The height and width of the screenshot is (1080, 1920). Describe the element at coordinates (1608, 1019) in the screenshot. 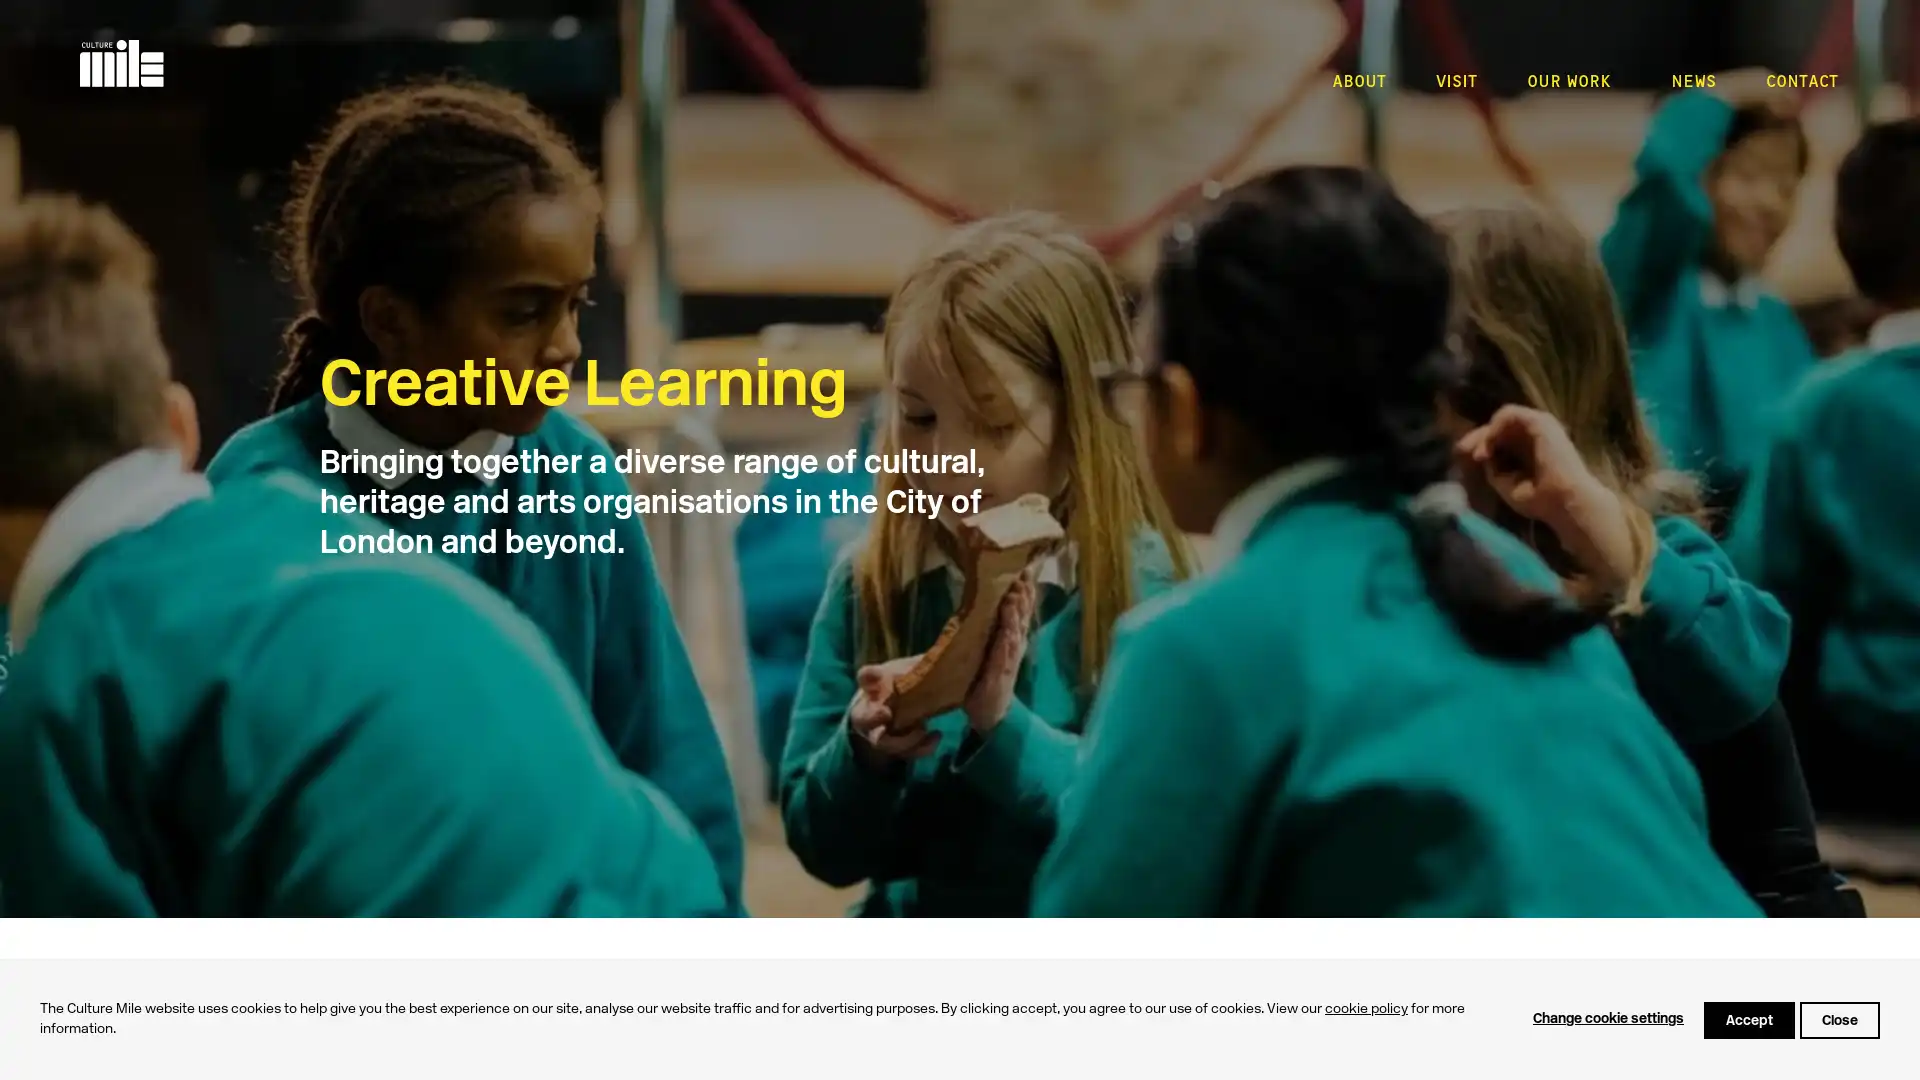

I see `Change cookie settings` at that location.